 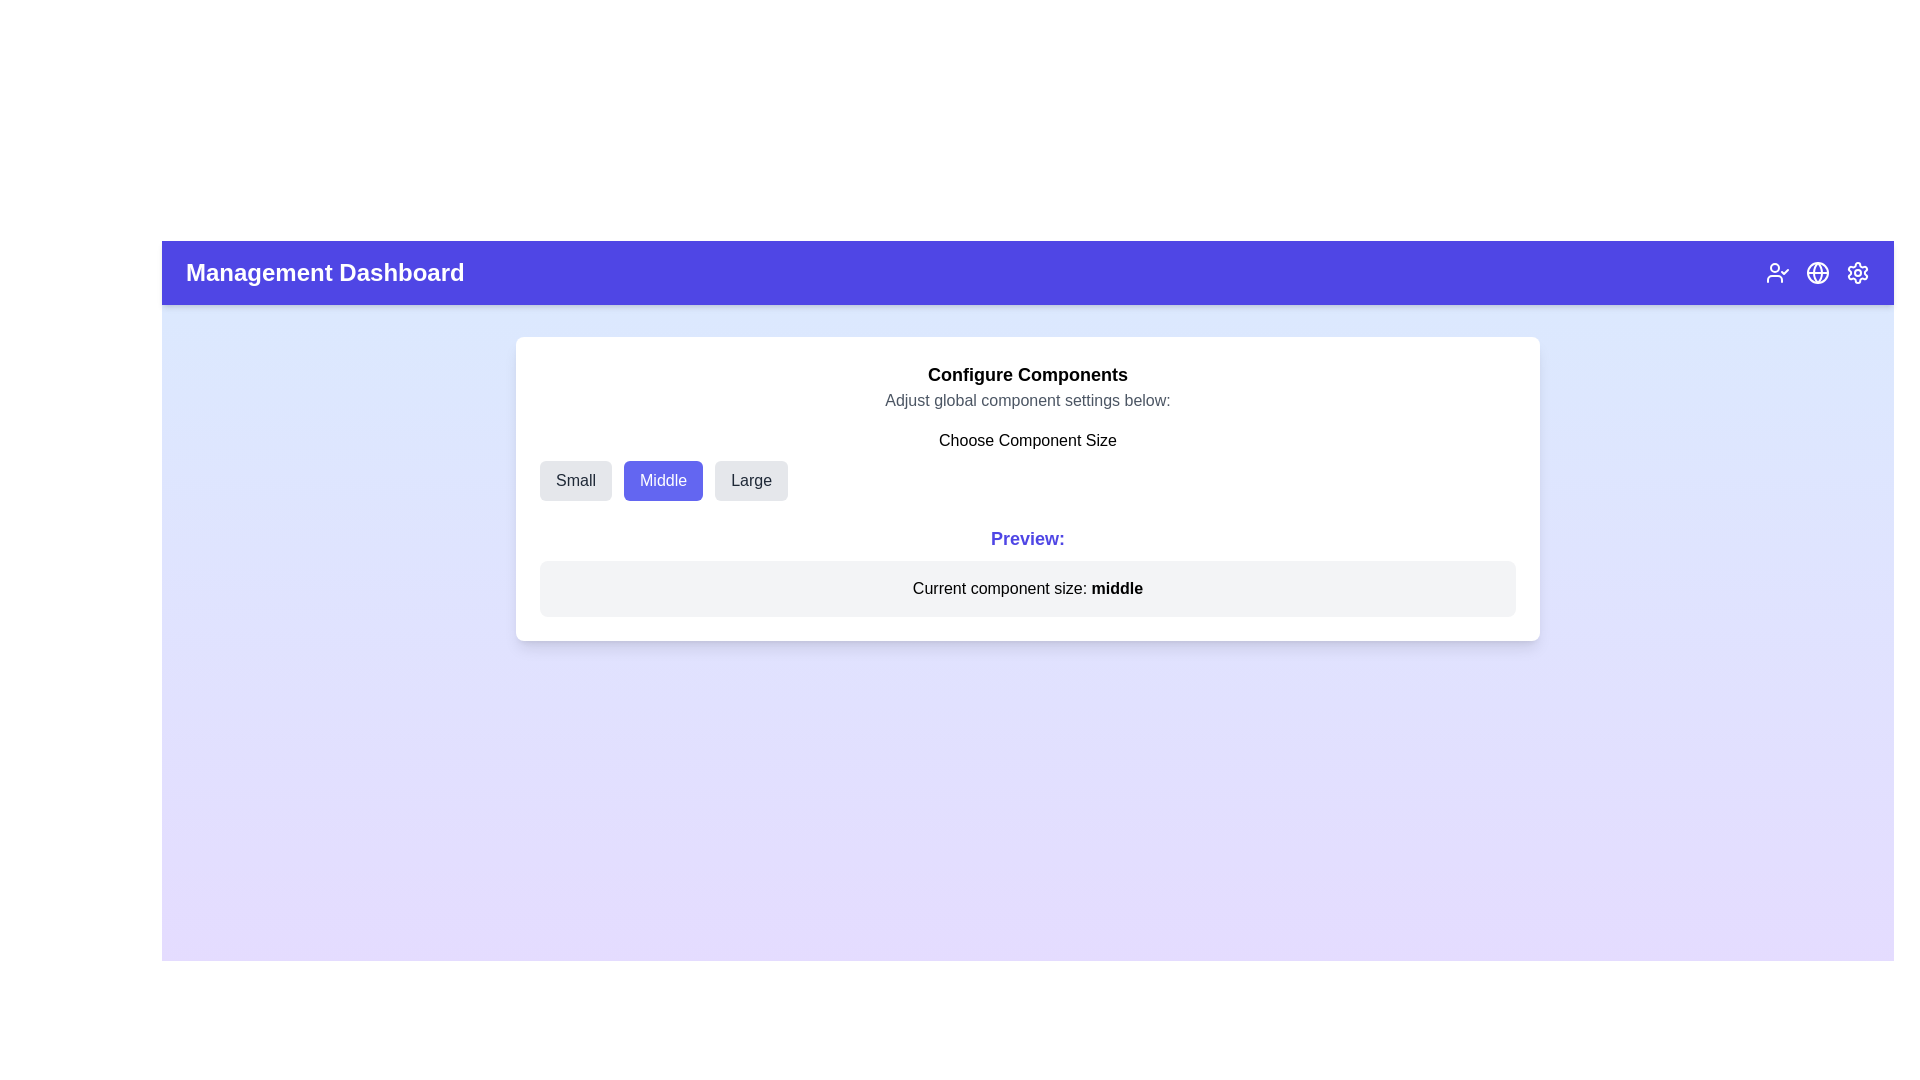 What do you see at coordinates (1818, 273) in the screenshot?
I see `the circular graphical component of the globe icon located in the top-right corner of the interface` at bounding box center [1818, 273].